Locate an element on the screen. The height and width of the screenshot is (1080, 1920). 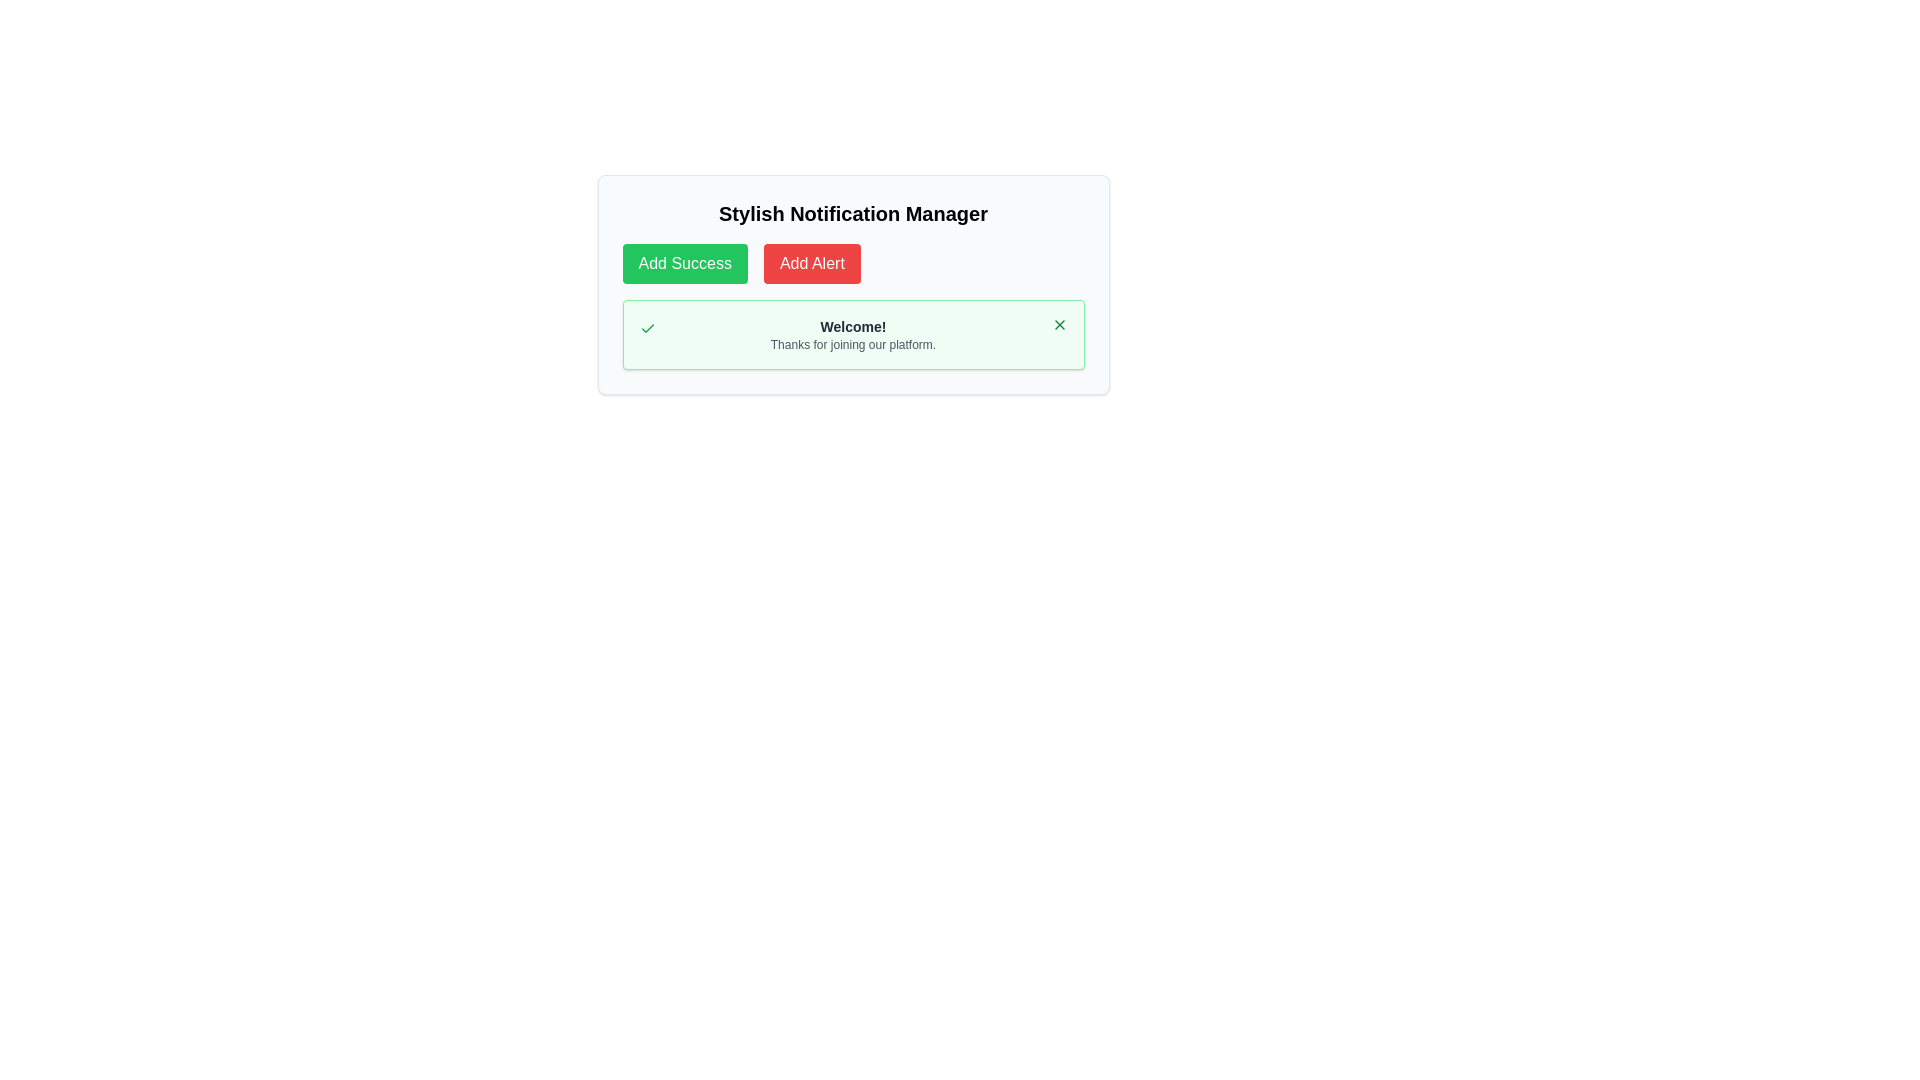
the 'Add Success' button, which is a rounded rectangle with a green background and white text, to observe the hover effect is located at coordinates (685, 262).